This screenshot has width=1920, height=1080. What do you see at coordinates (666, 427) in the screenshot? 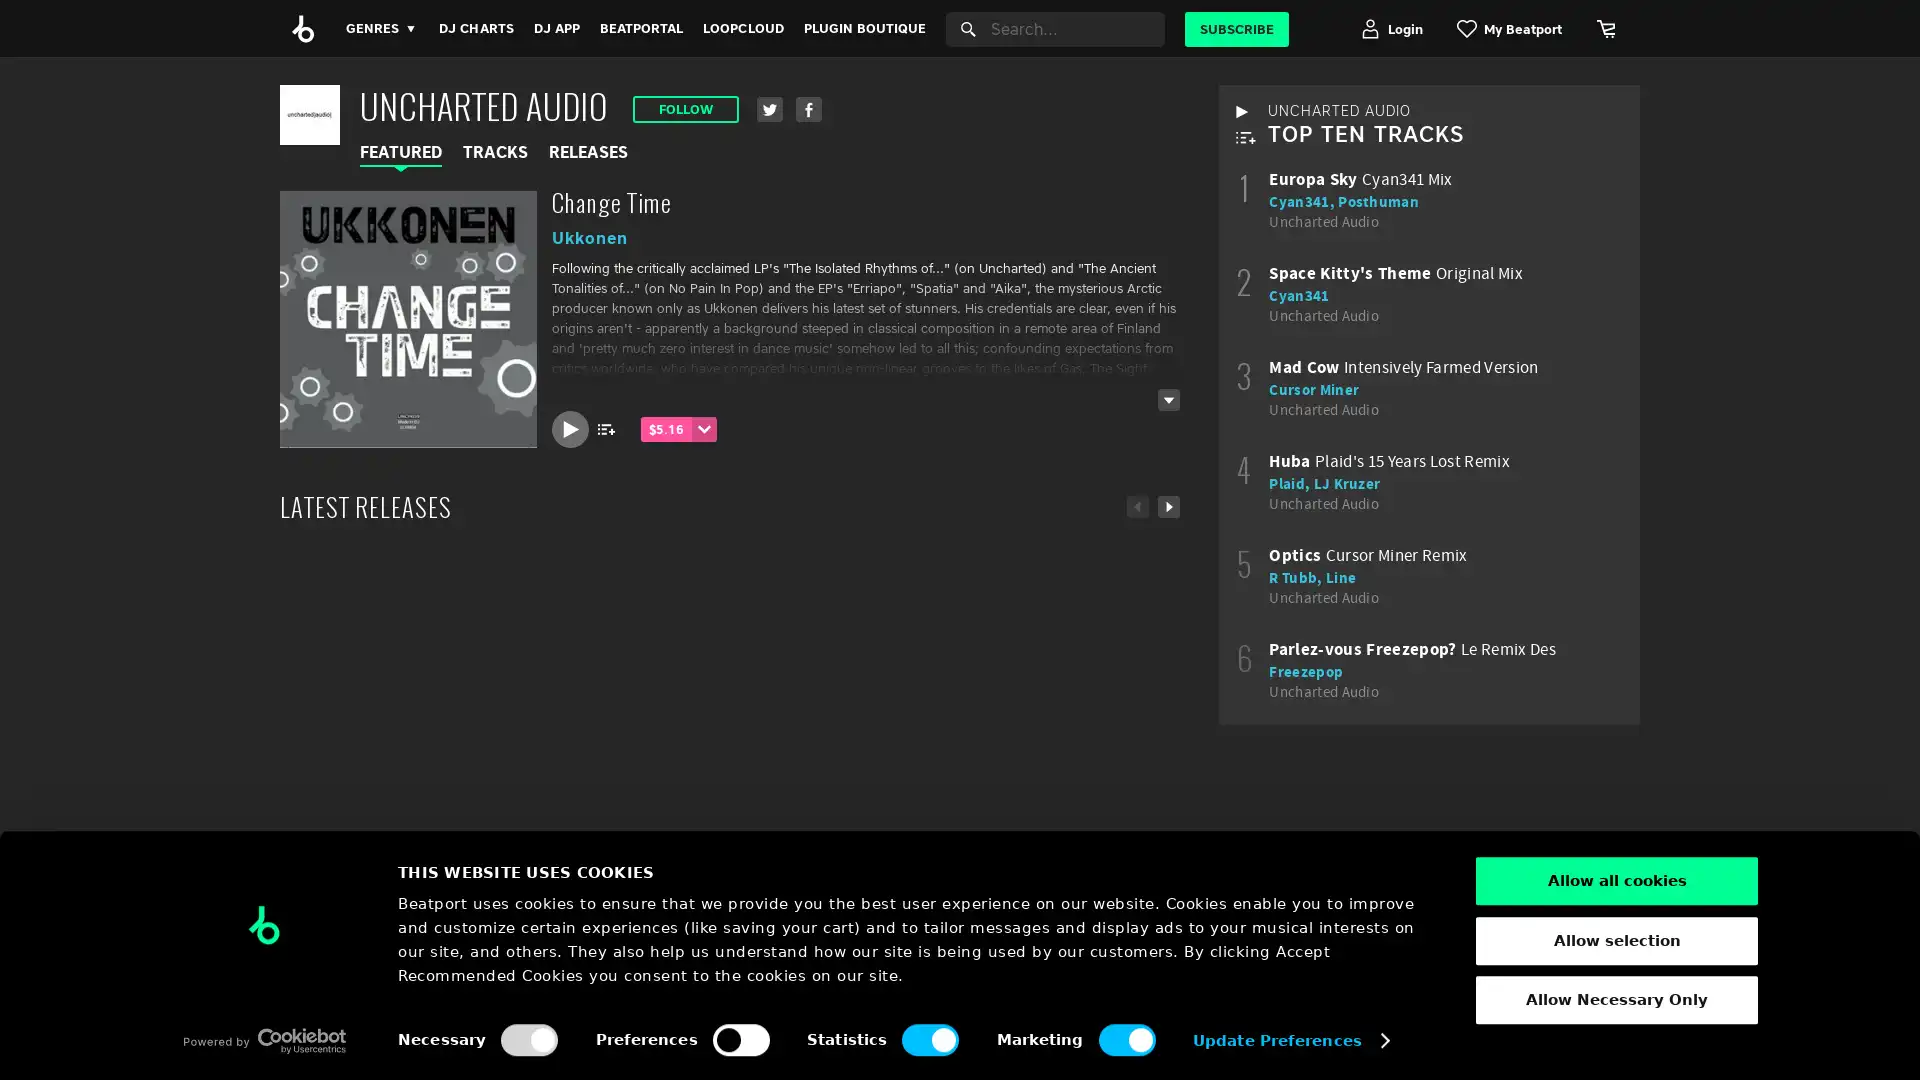
I see `$5.16` at bounding box center [666, 427].